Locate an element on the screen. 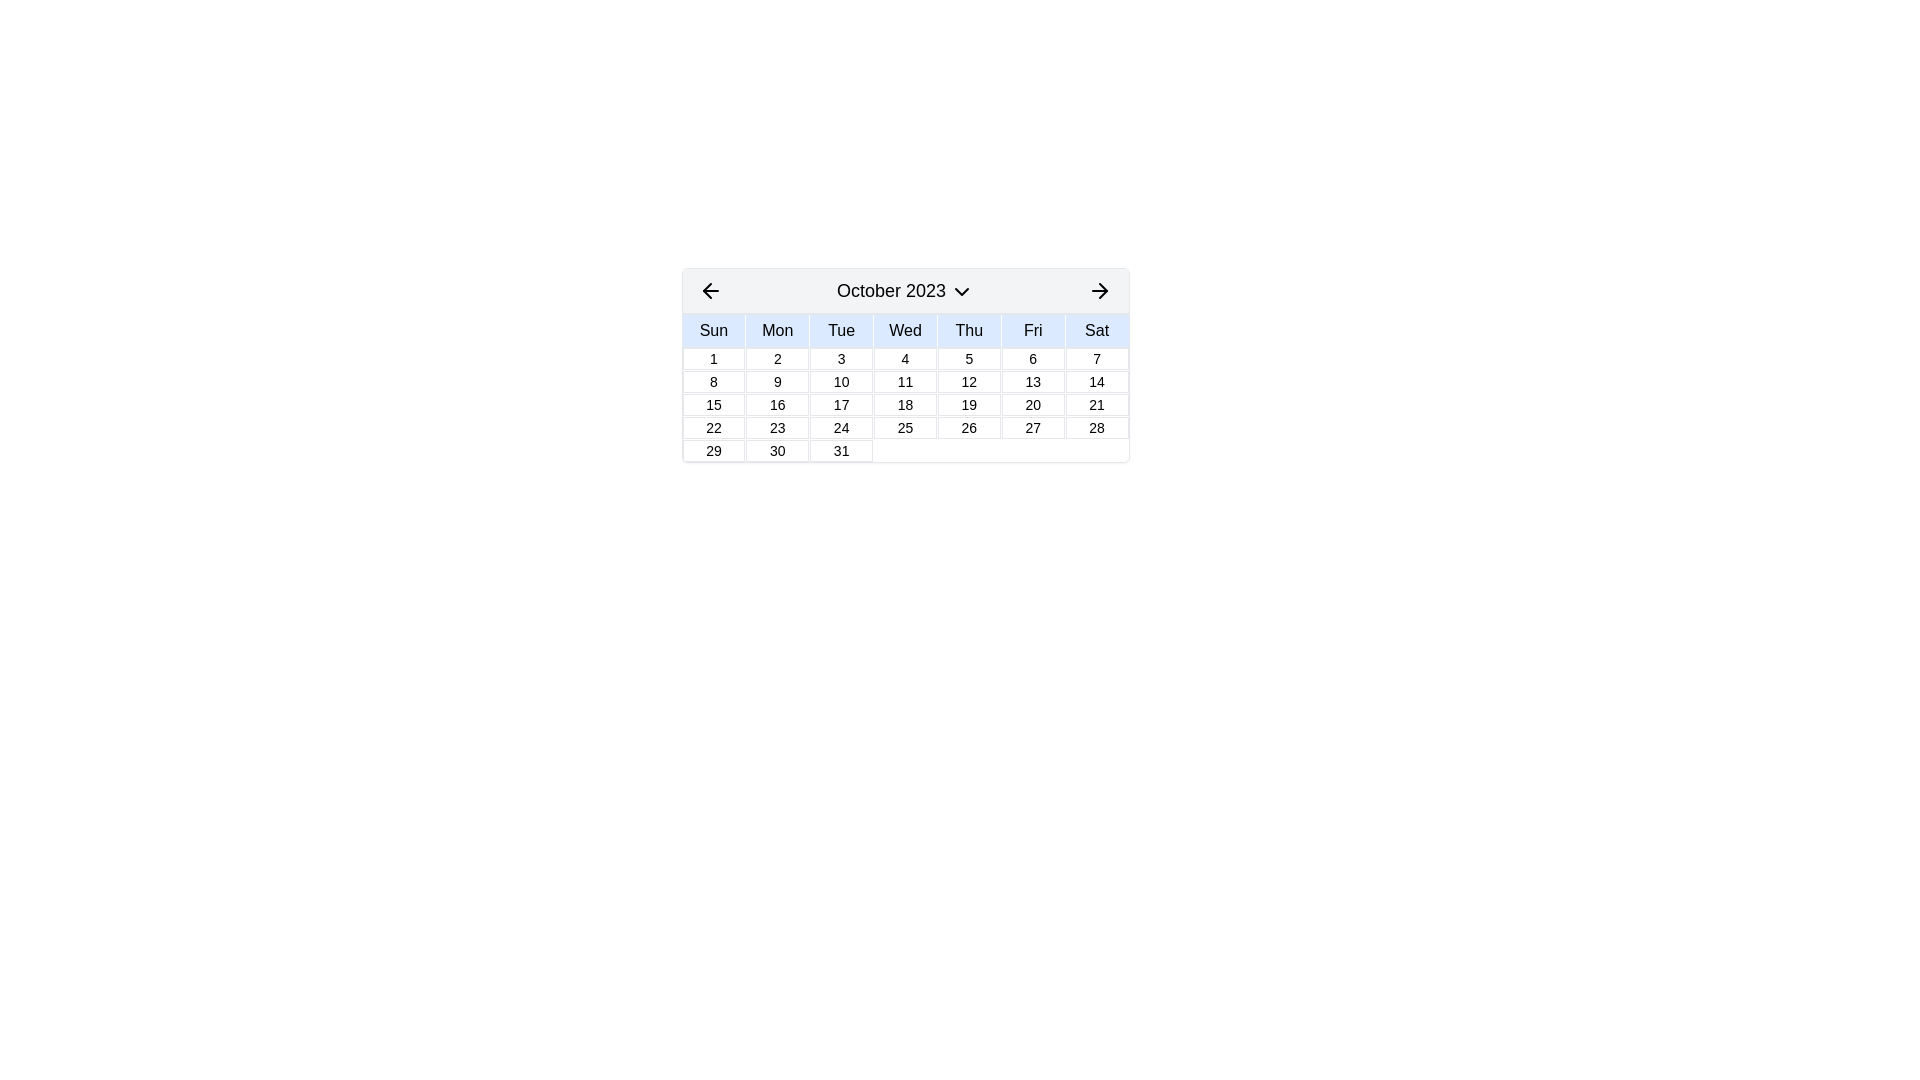 The height and width of the screenshot is (1080, 1920). text representing the date '20' in the calendar interface for October 2023, located in the fifth column of the fourth row is located at coordinates (1033, 405).